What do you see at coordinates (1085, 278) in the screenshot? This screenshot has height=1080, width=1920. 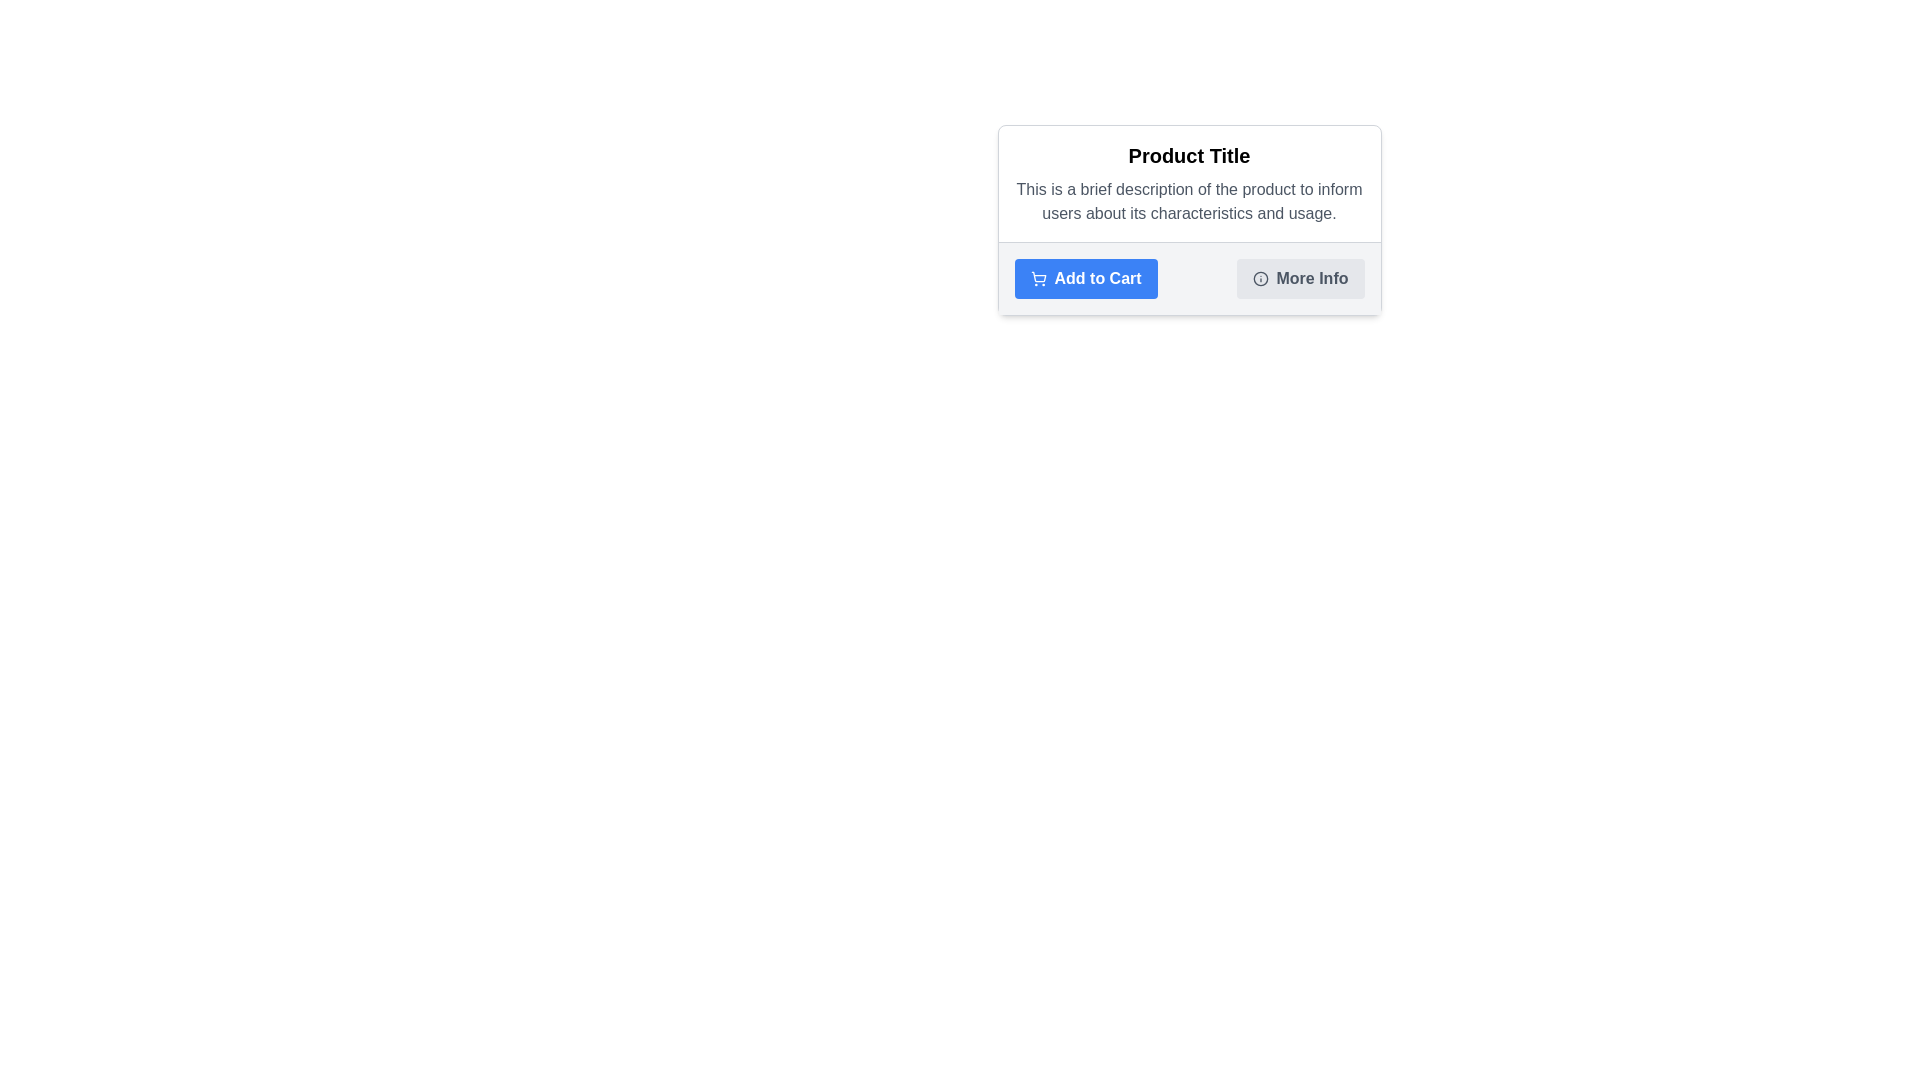 I see `the blue 'Add to Cart' button with rounded corners` at bounding box center [1085, 278].